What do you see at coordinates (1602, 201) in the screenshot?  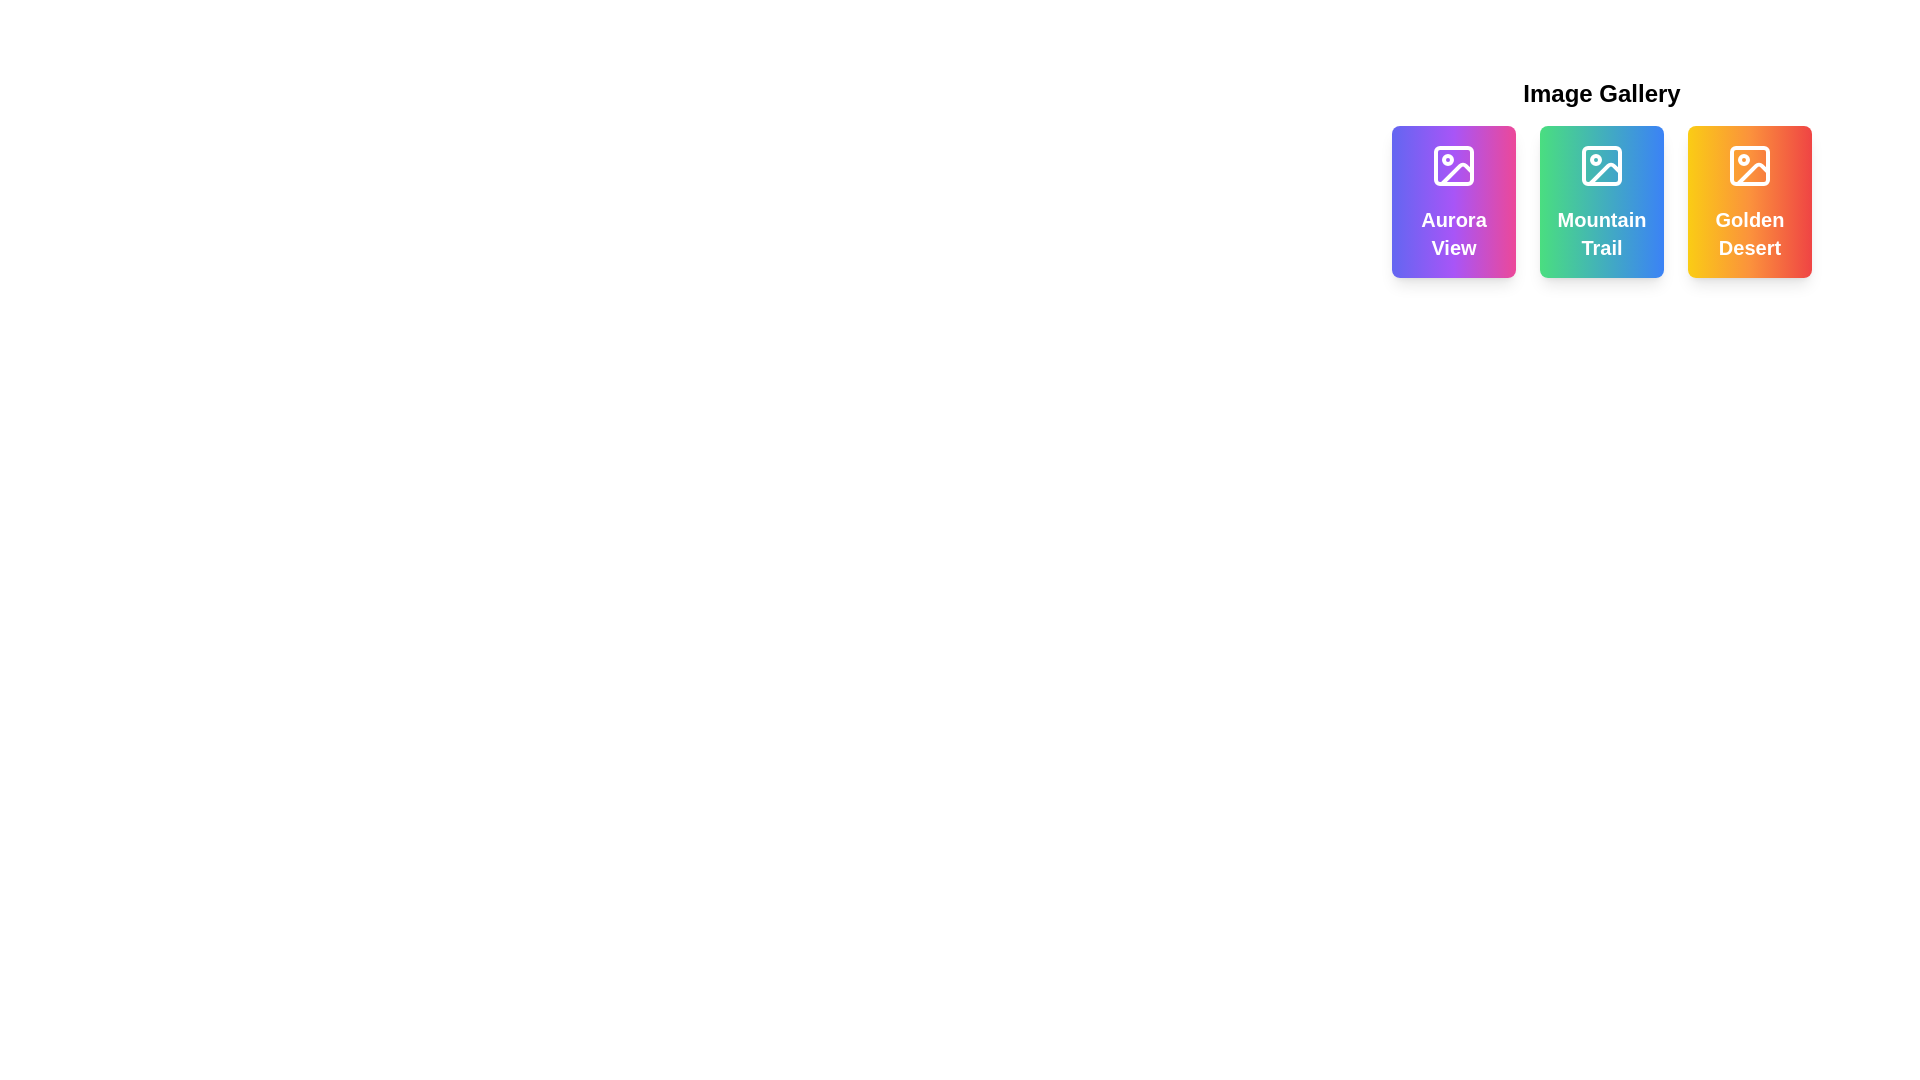 I see `the 'Mountain Trail' tile in the Image Gallery` at bounding box center [1602, 201].